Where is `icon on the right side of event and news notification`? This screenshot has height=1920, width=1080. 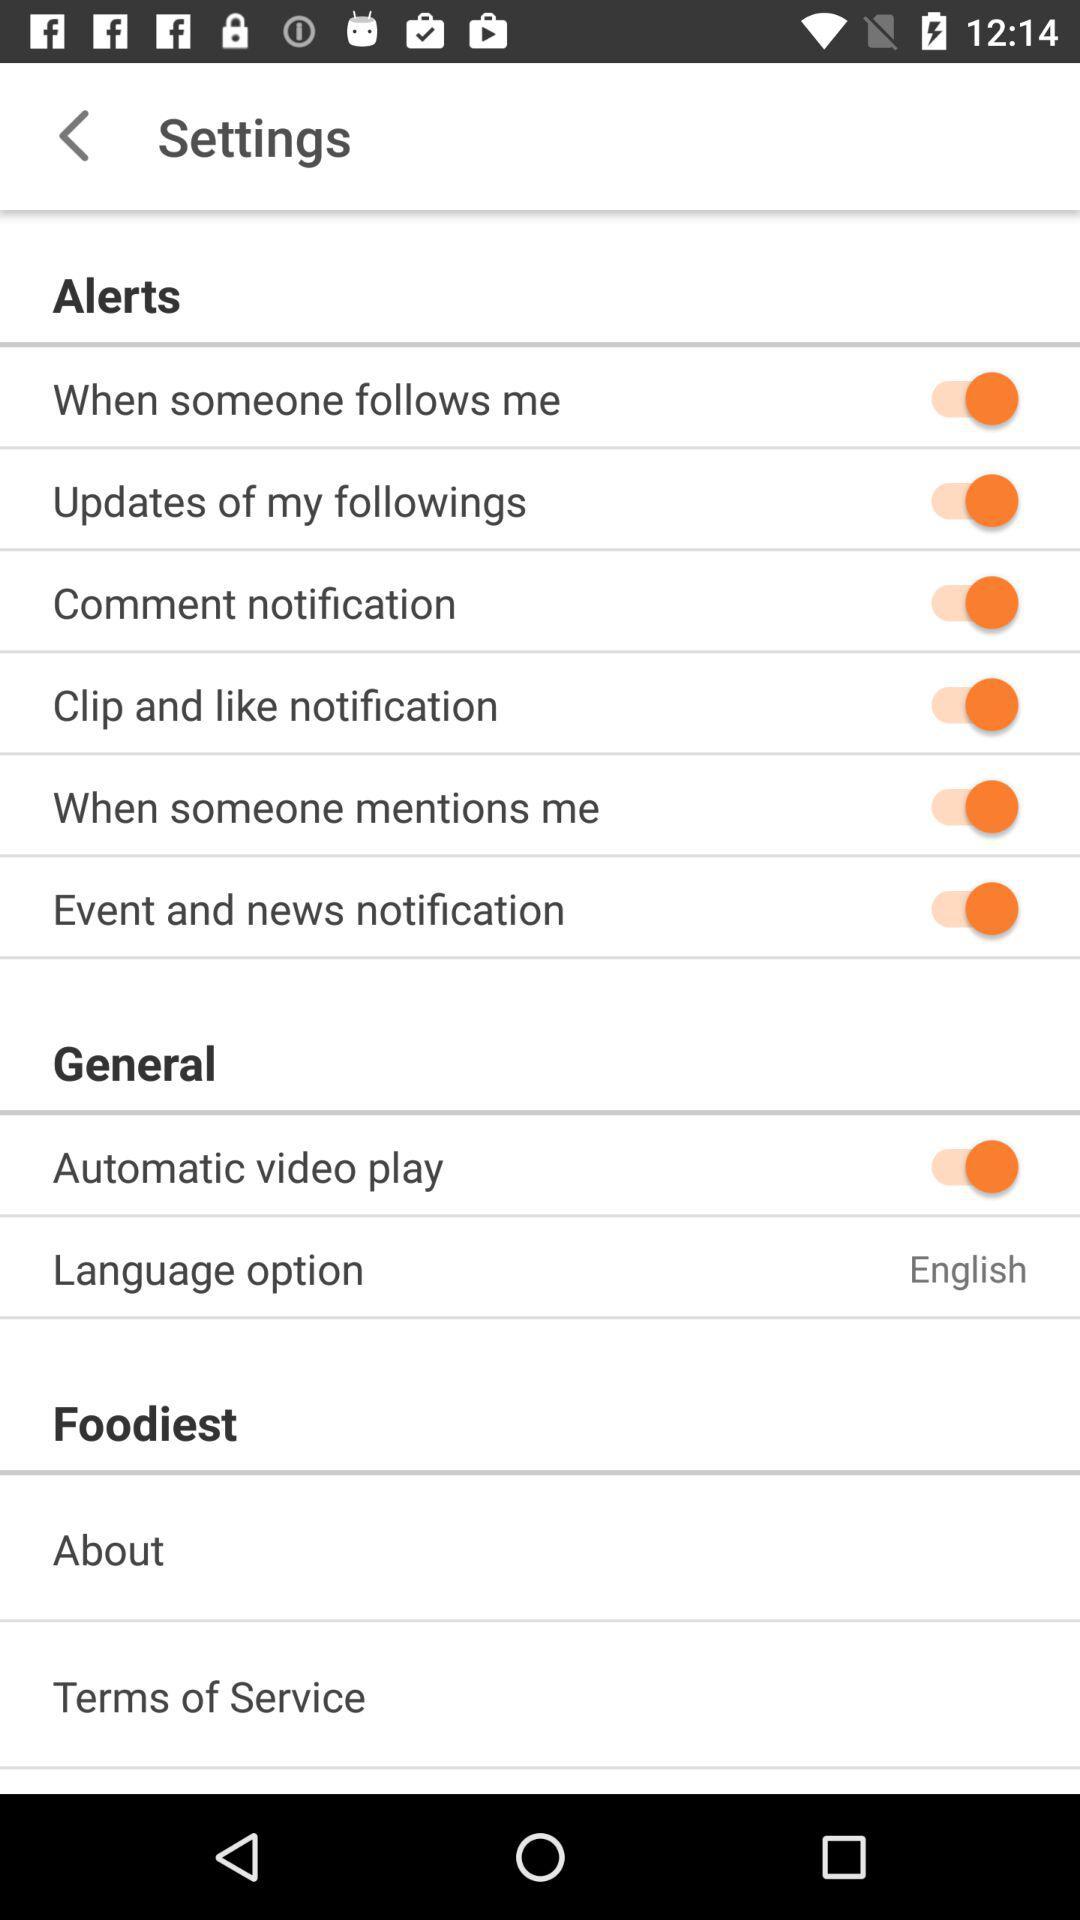 icon on the right side of event and news notification is located at coordinates (964, 906).